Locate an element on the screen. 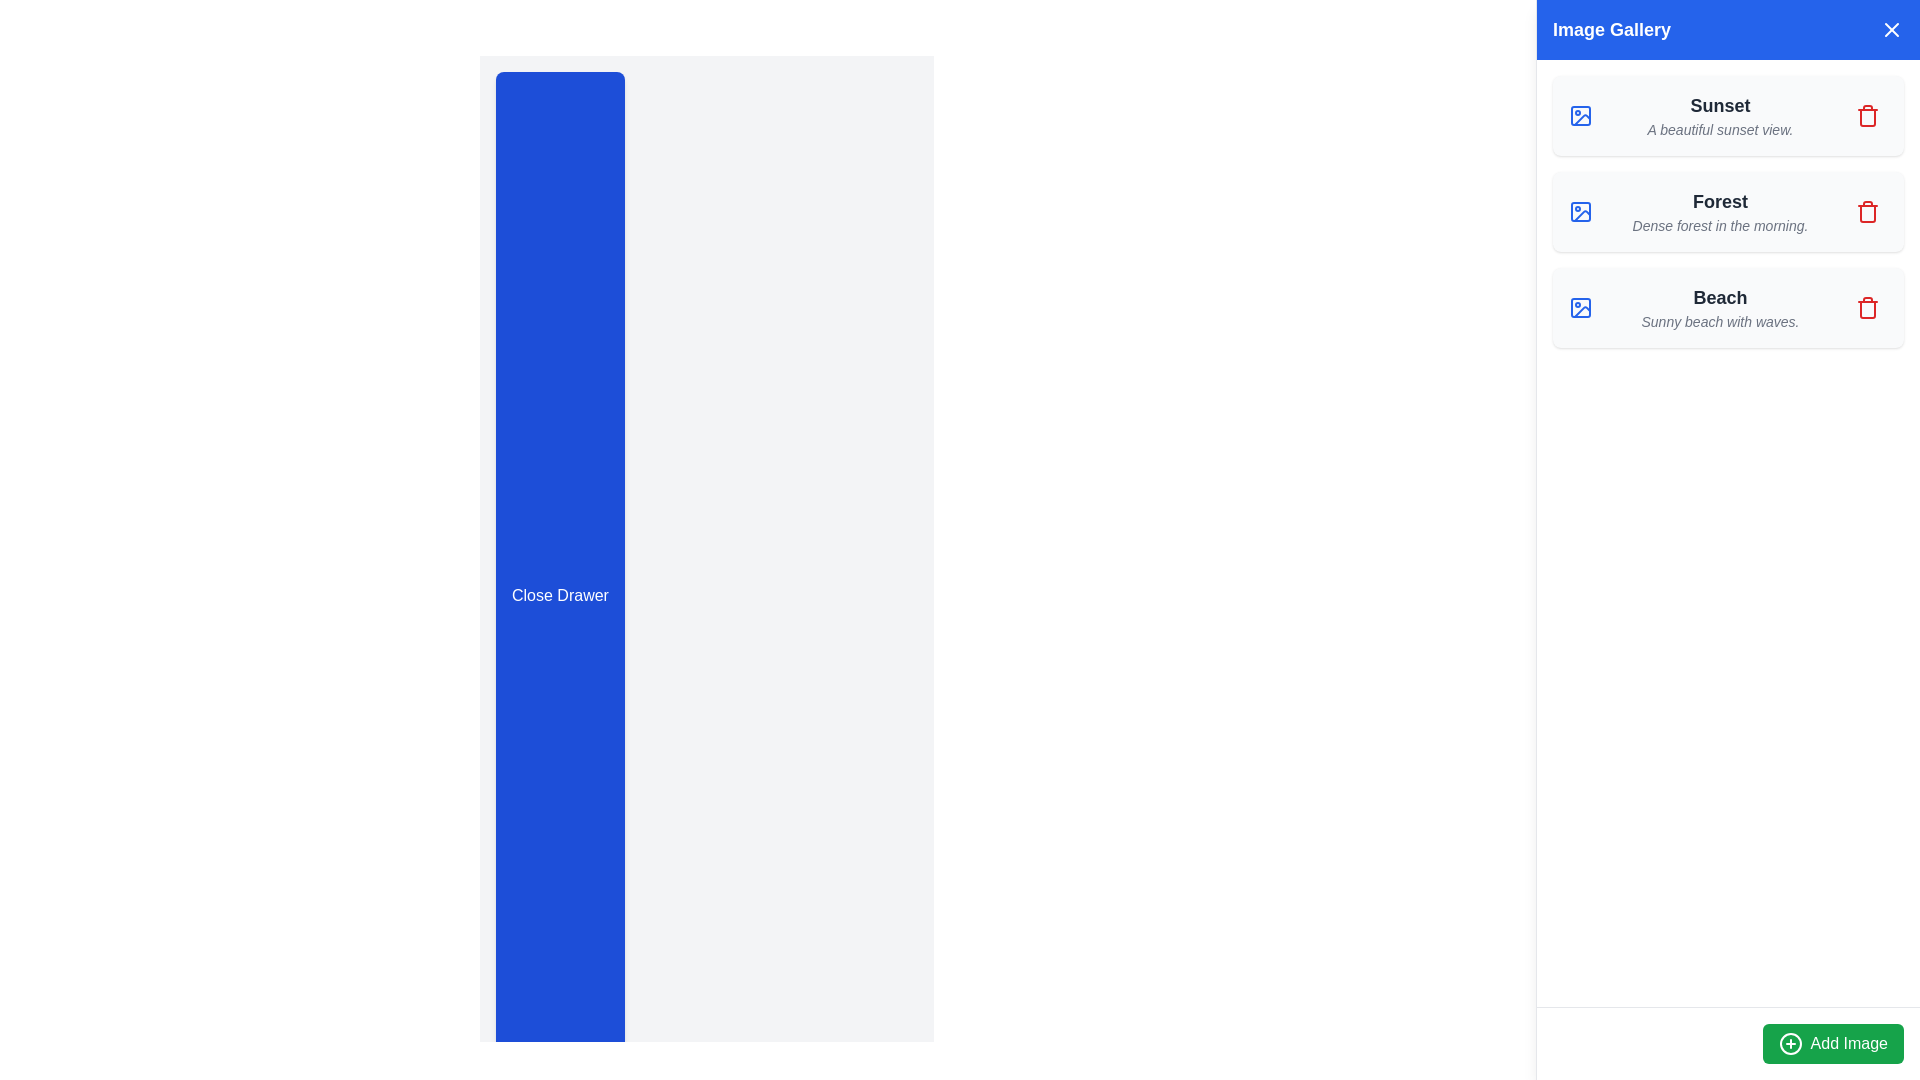 The image size is (1920, 1080). the Text block containing the title 'Forest' and description 'Dense forest in the morning', which is the second entry in the Image Gallery list is located at coordinates (1719, 212).